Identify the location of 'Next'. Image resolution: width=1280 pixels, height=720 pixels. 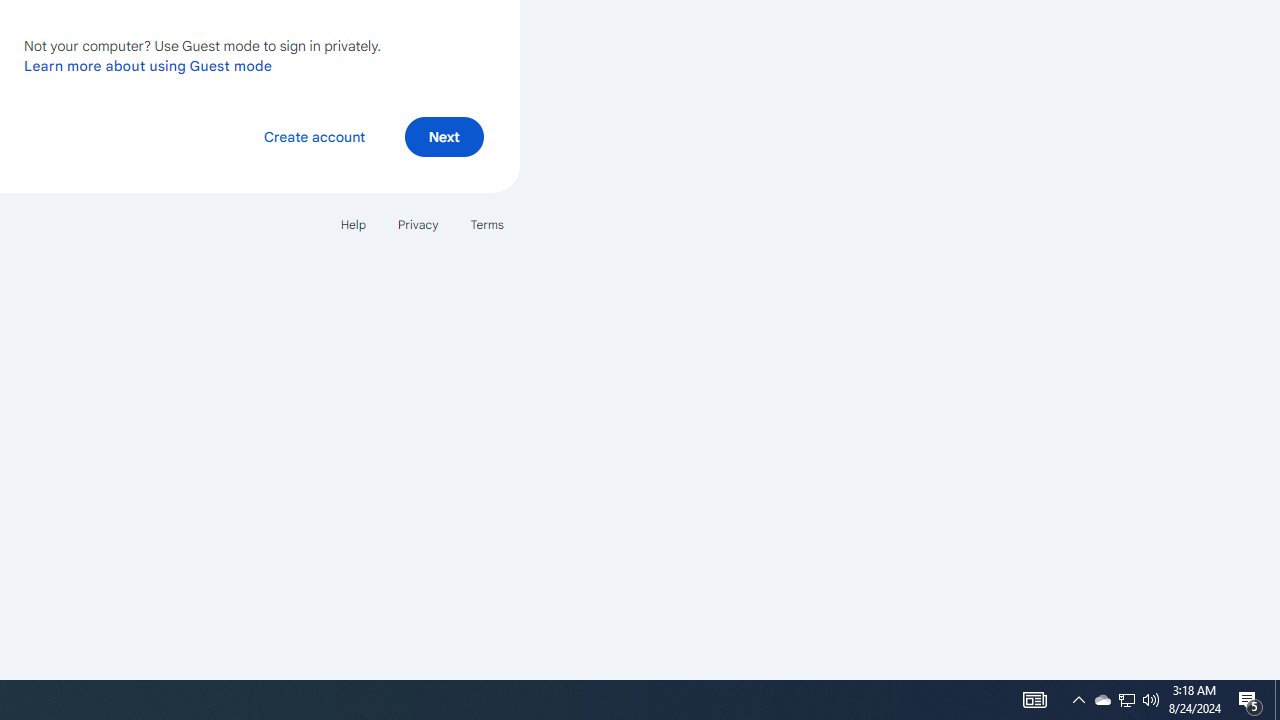
(443, 135).